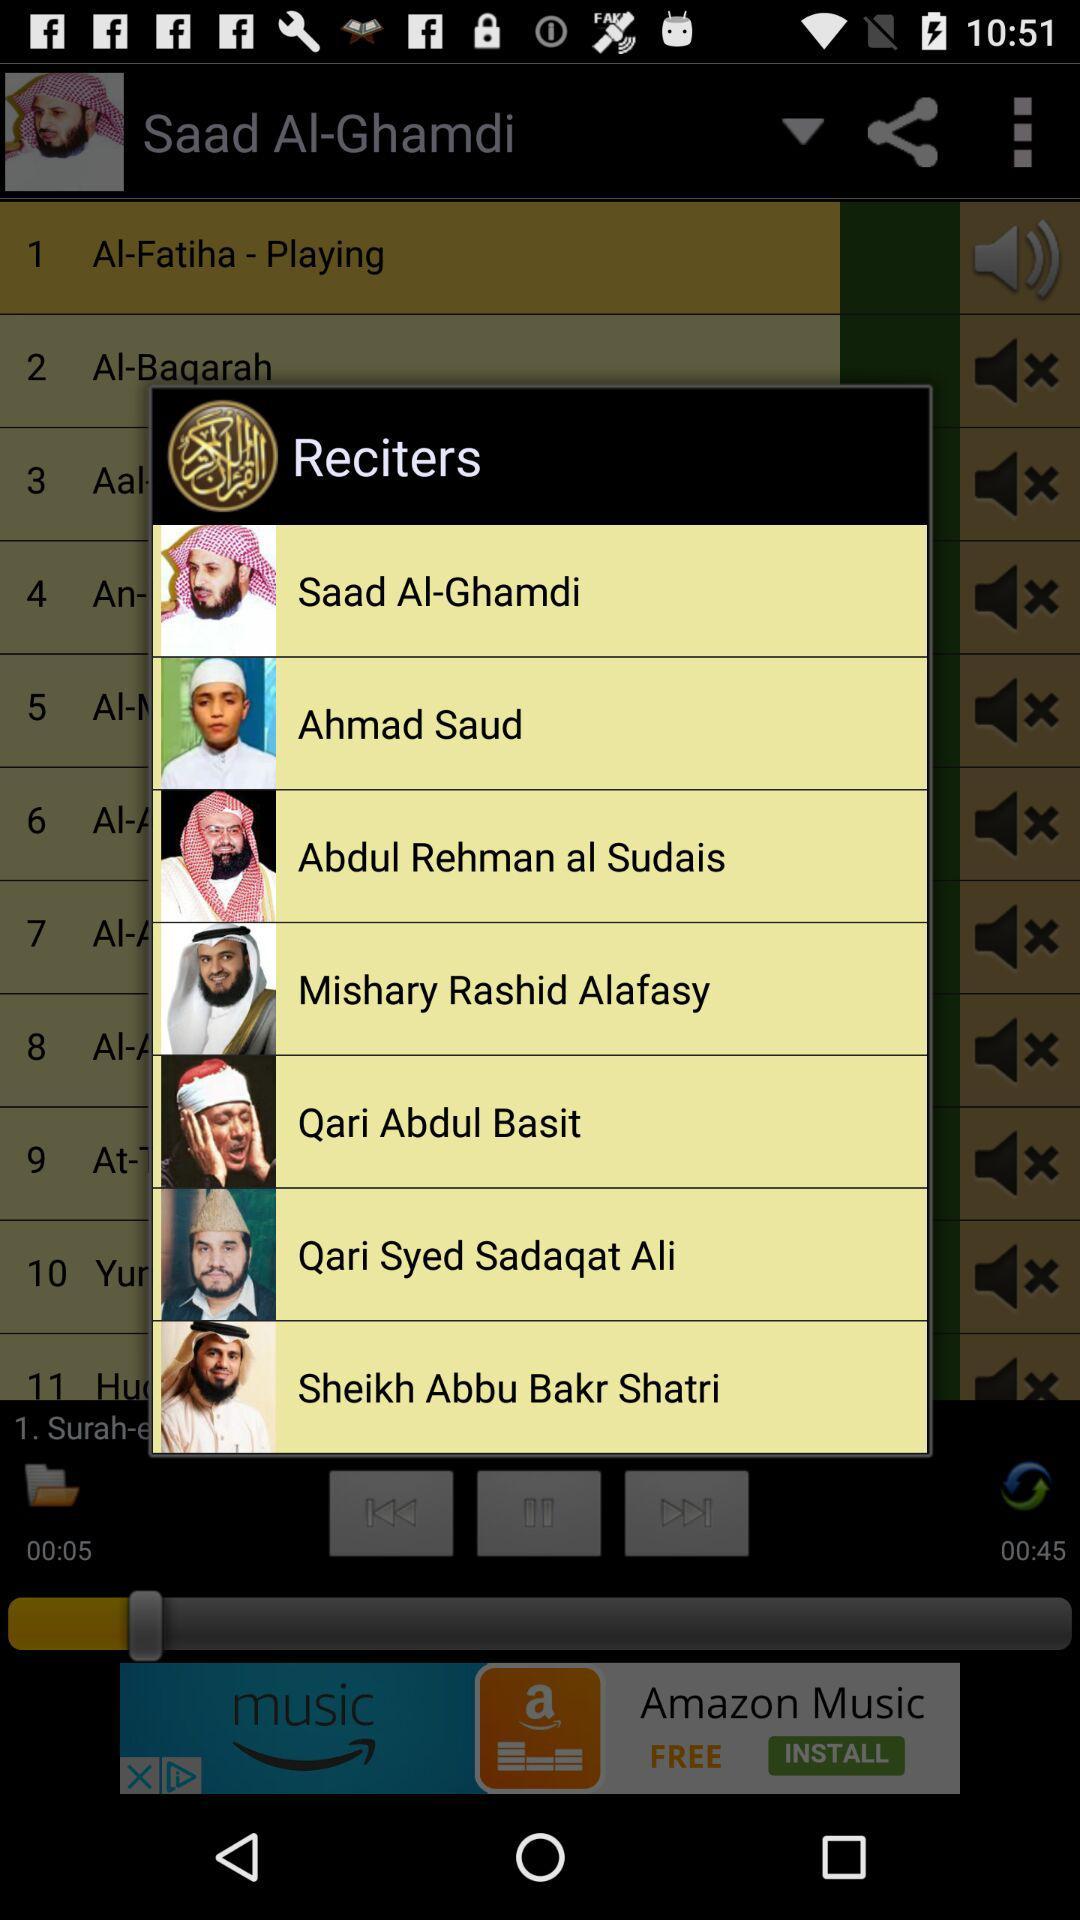 The width and height of the screenshot is (1080, 1920). What do you see at coordinates (51, 1596) in the screenshot?
I see `the folder icon` at bounding box center [51, 1596].